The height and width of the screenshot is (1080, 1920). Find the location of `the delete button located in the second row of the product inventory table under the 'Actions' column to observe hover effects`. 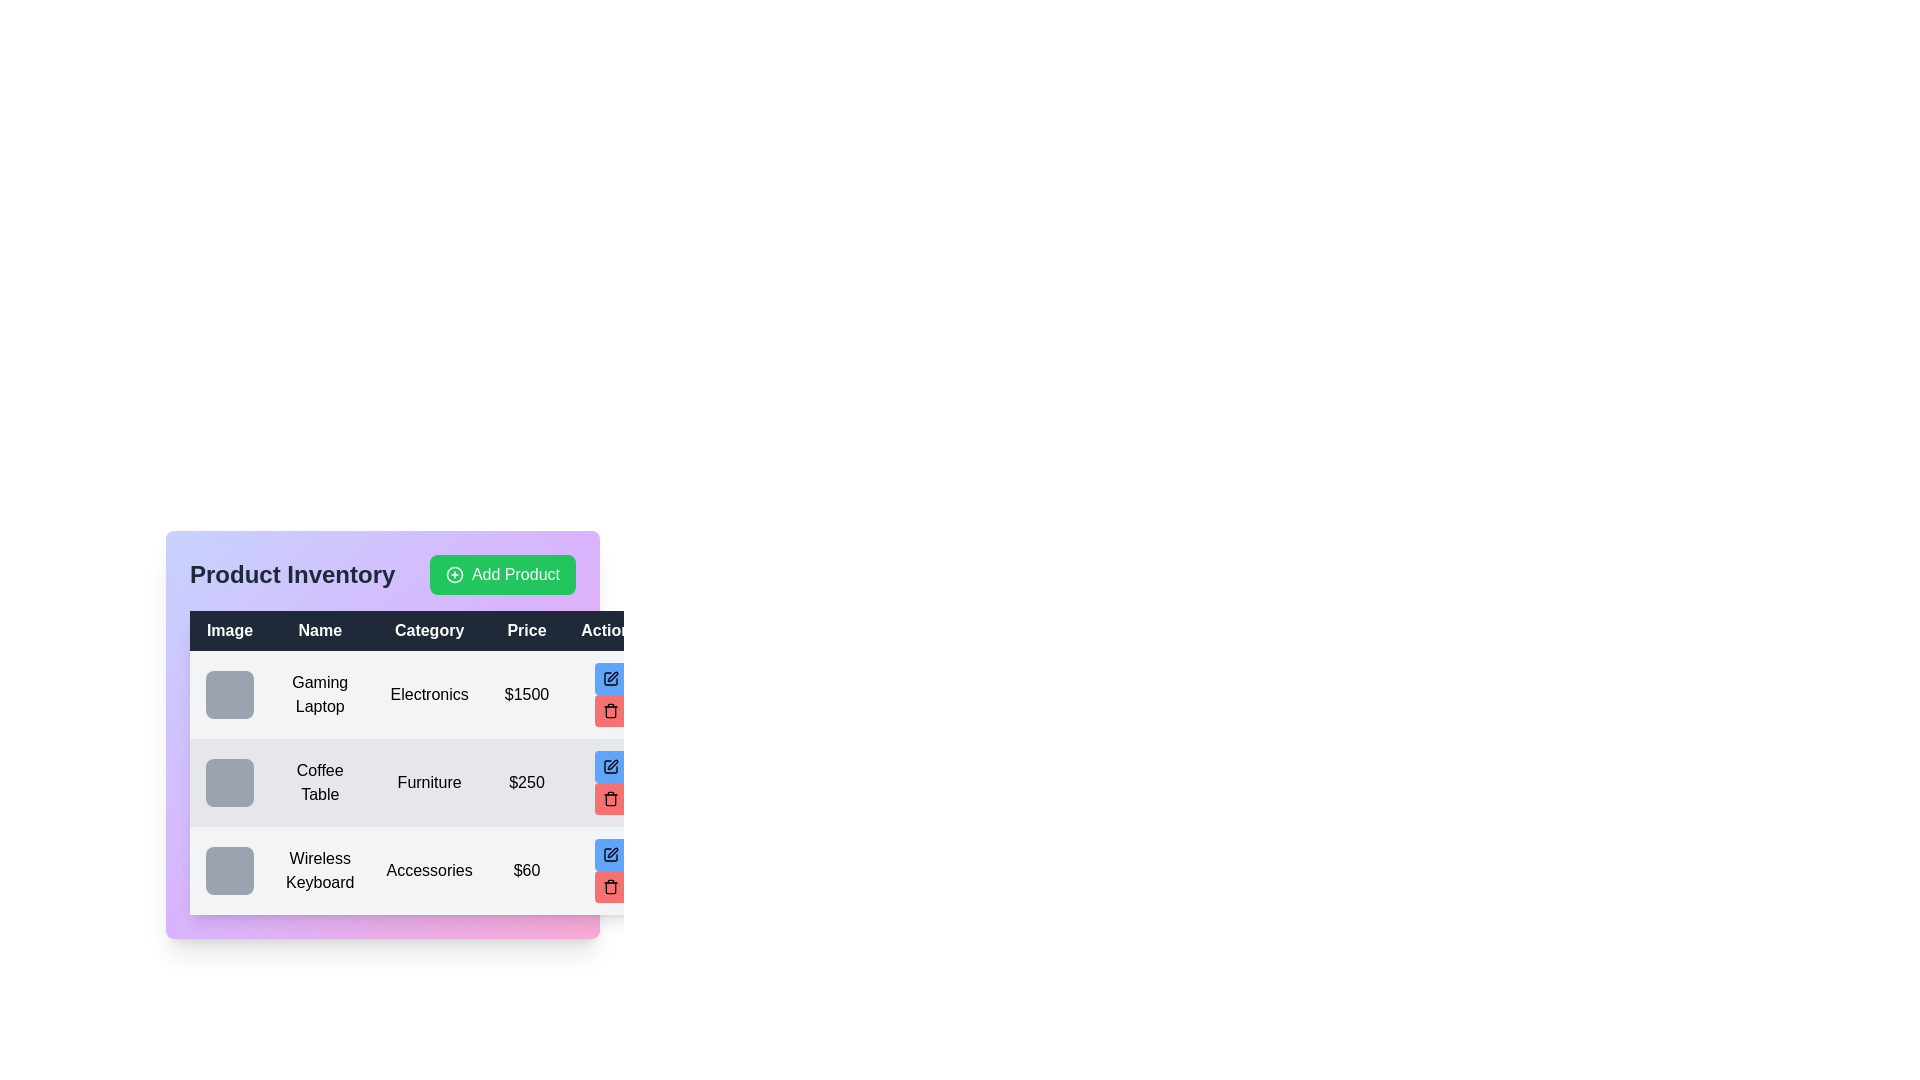

the delete button located in the second row of the product inventory table under the 'Actions' column to observe hover effects is located at coordinates (609, 797).